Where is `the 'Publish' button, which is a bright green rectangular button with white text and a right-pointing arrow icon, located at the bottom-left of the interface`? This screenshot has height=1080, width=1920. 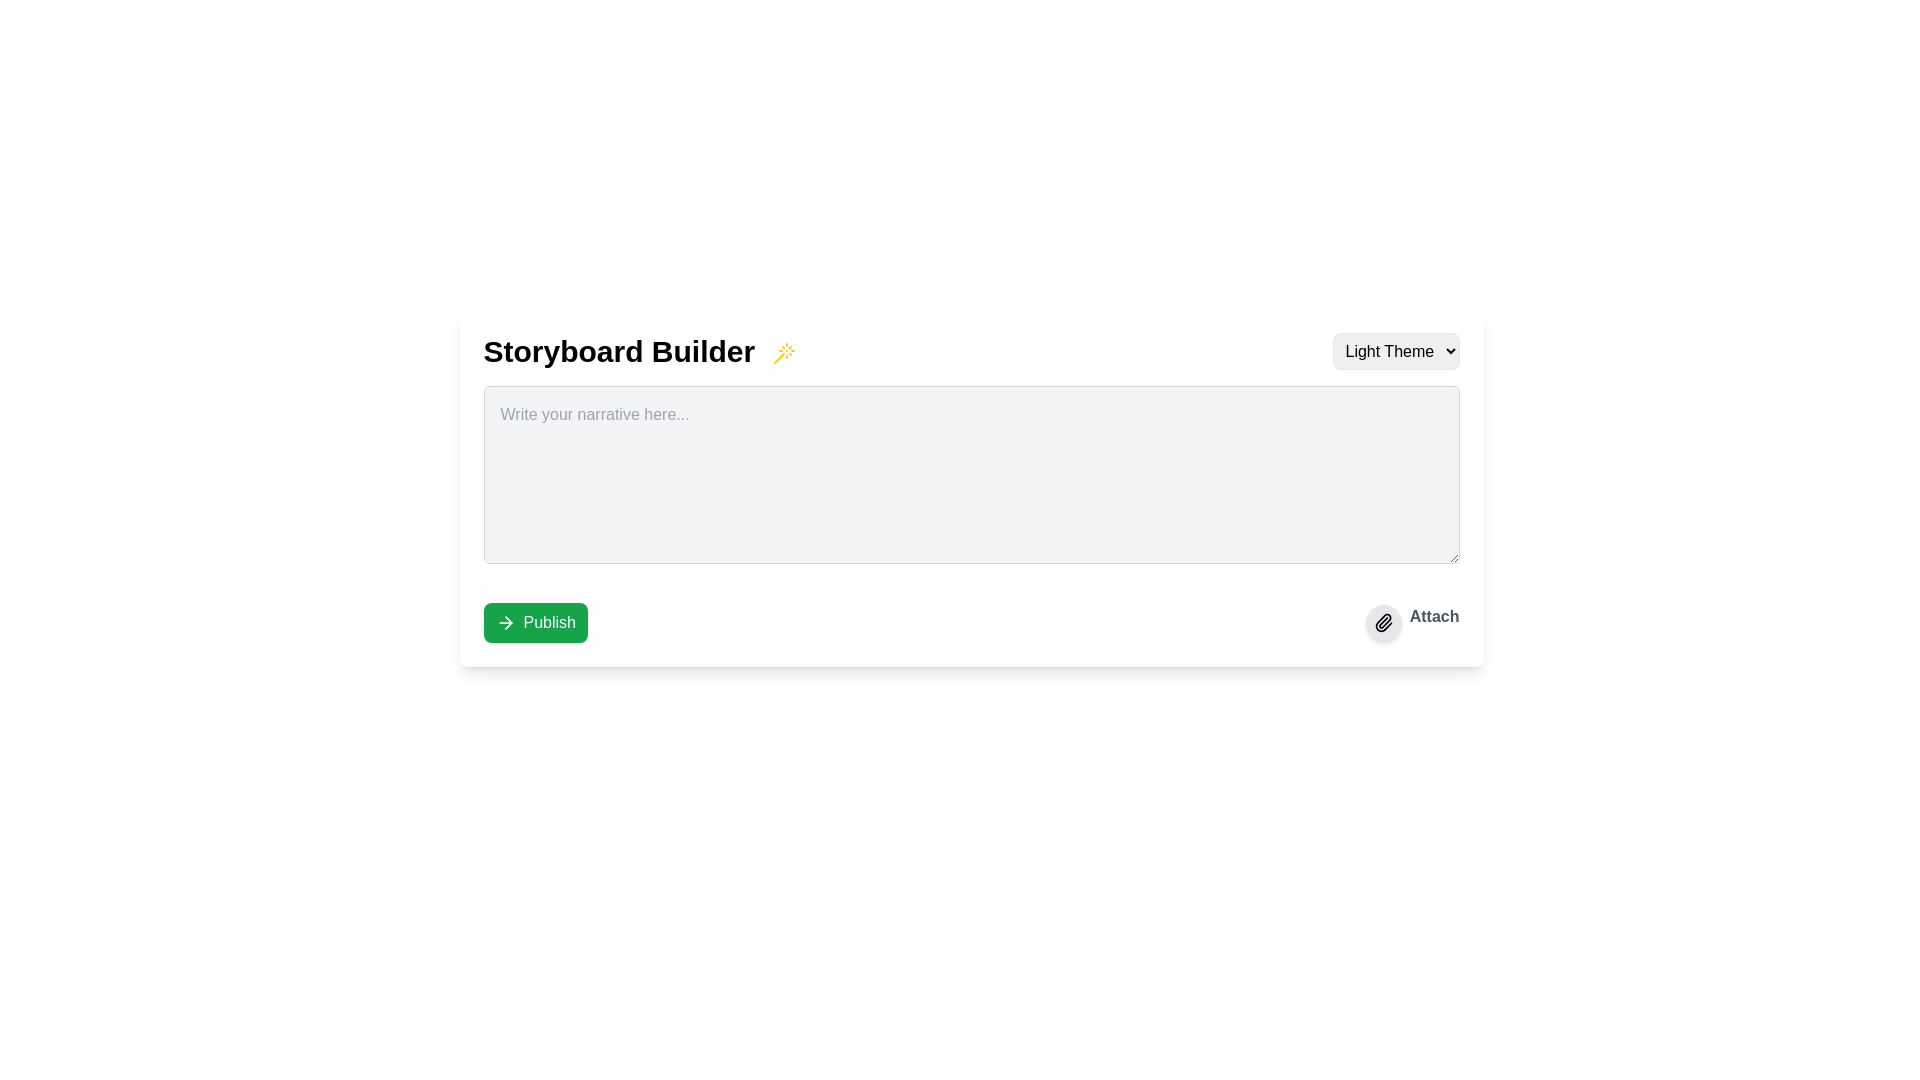
the 'Publish' button, which is a bright green rectangular button with white text and a right-pointing arrow icon, located at the bottom-left of the interface is located at coordinates (535, 622).